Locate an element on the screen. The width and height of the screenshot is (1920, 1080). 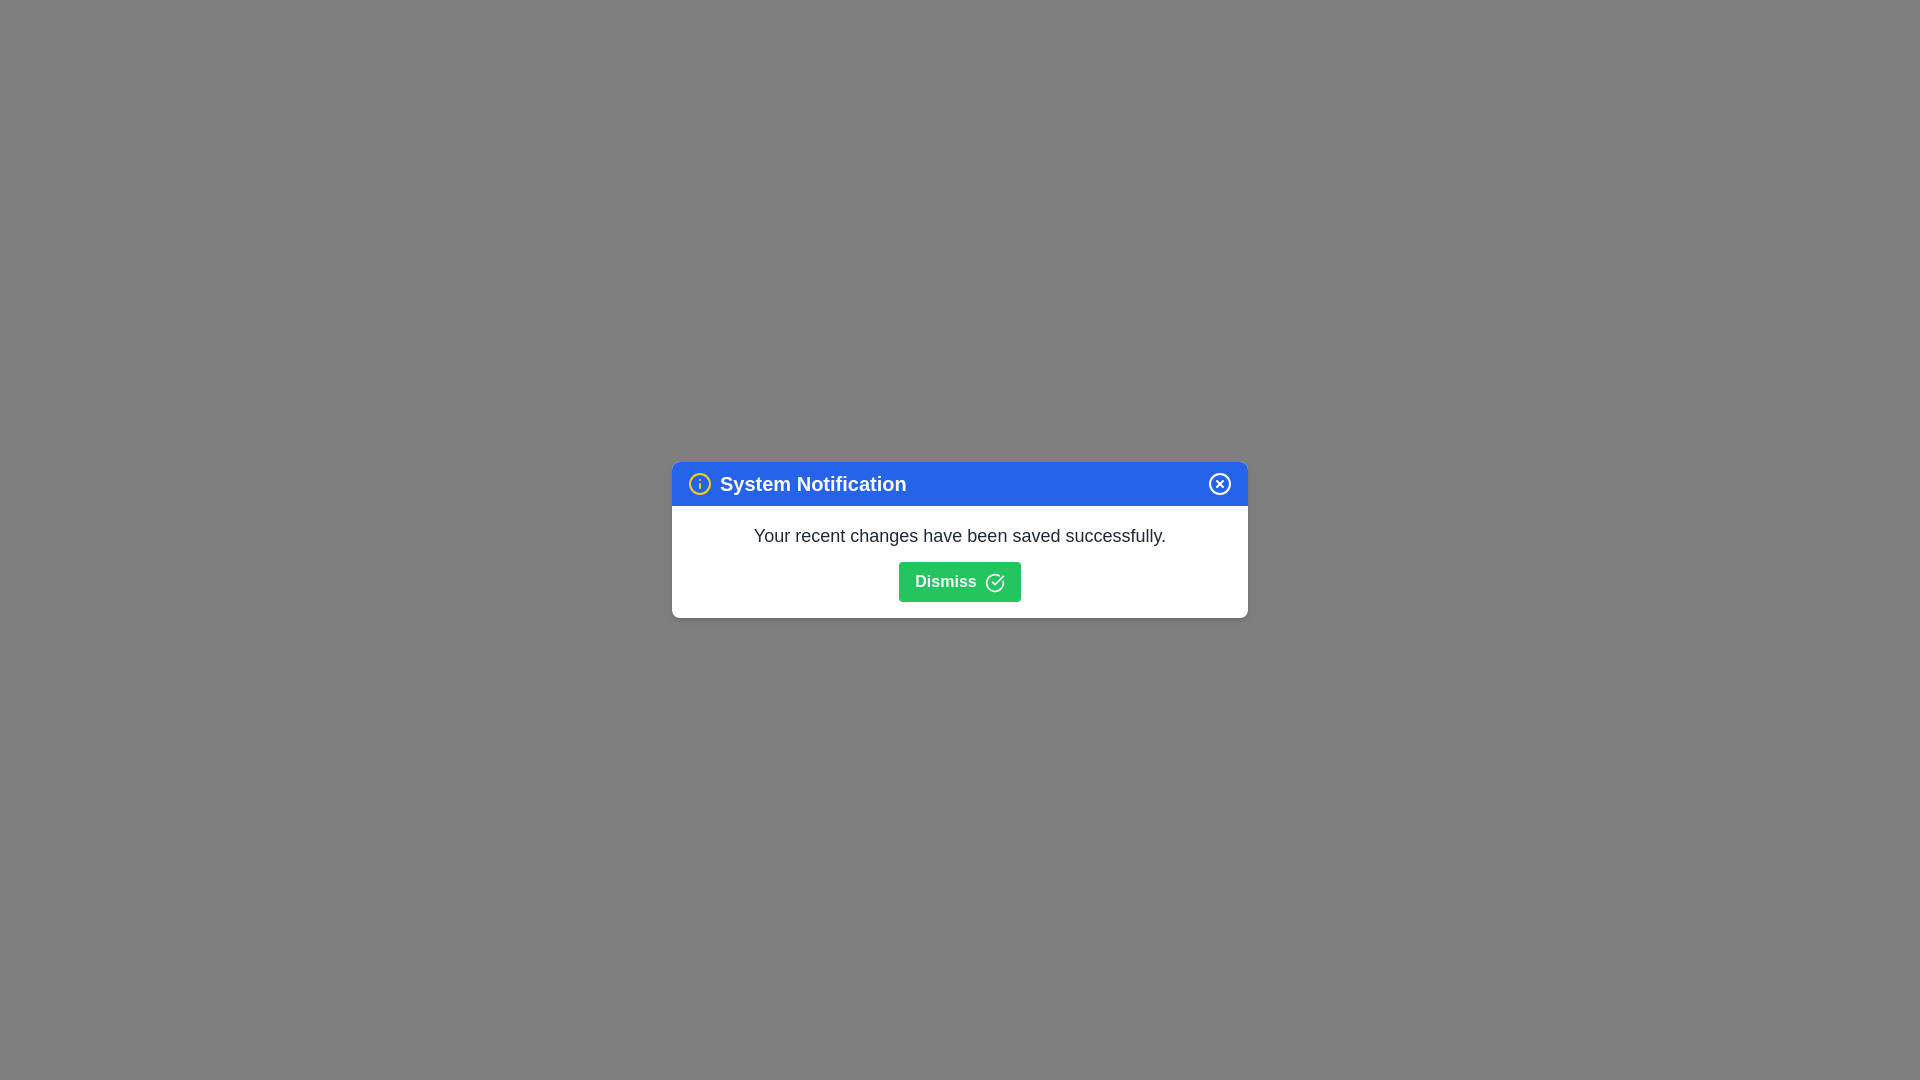
the information icon to interact with it is located at coordinates (700, 483).